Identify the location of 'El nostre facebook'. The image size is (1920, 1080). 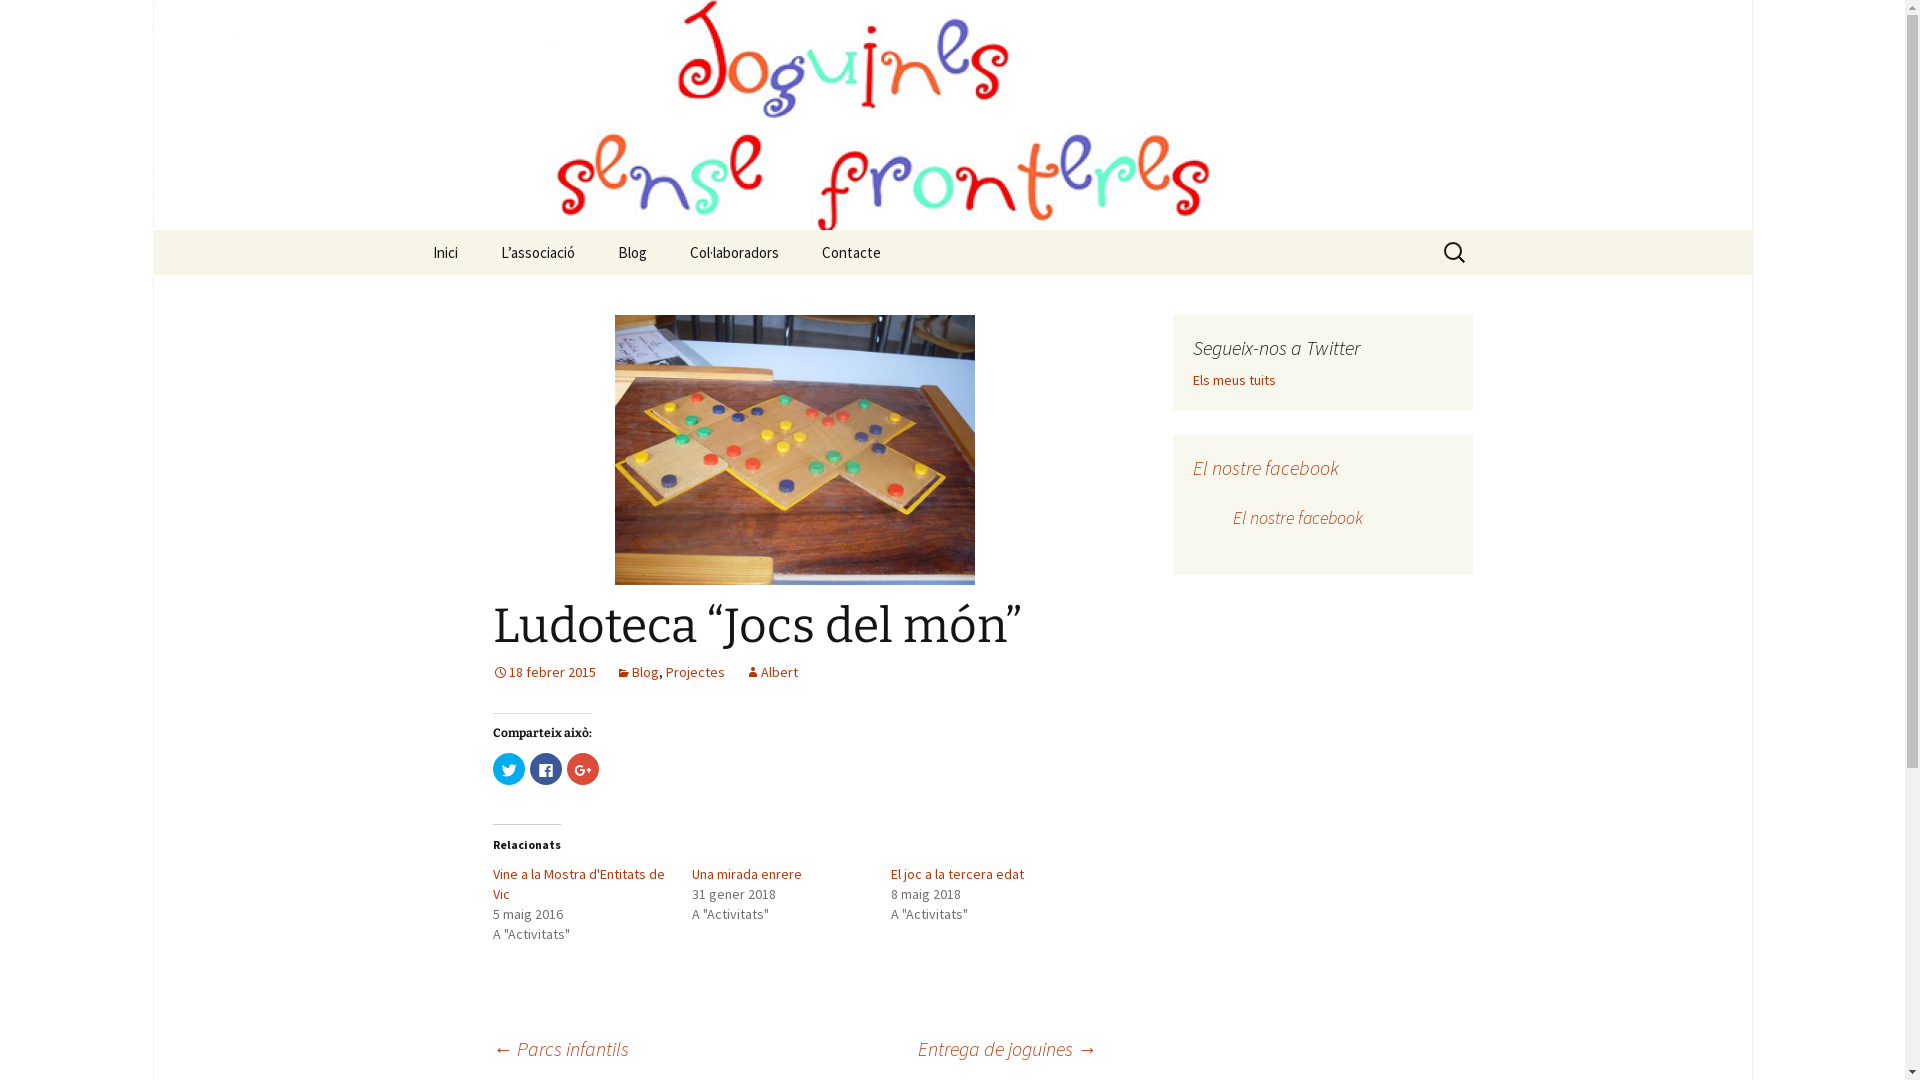
(1264, 467).